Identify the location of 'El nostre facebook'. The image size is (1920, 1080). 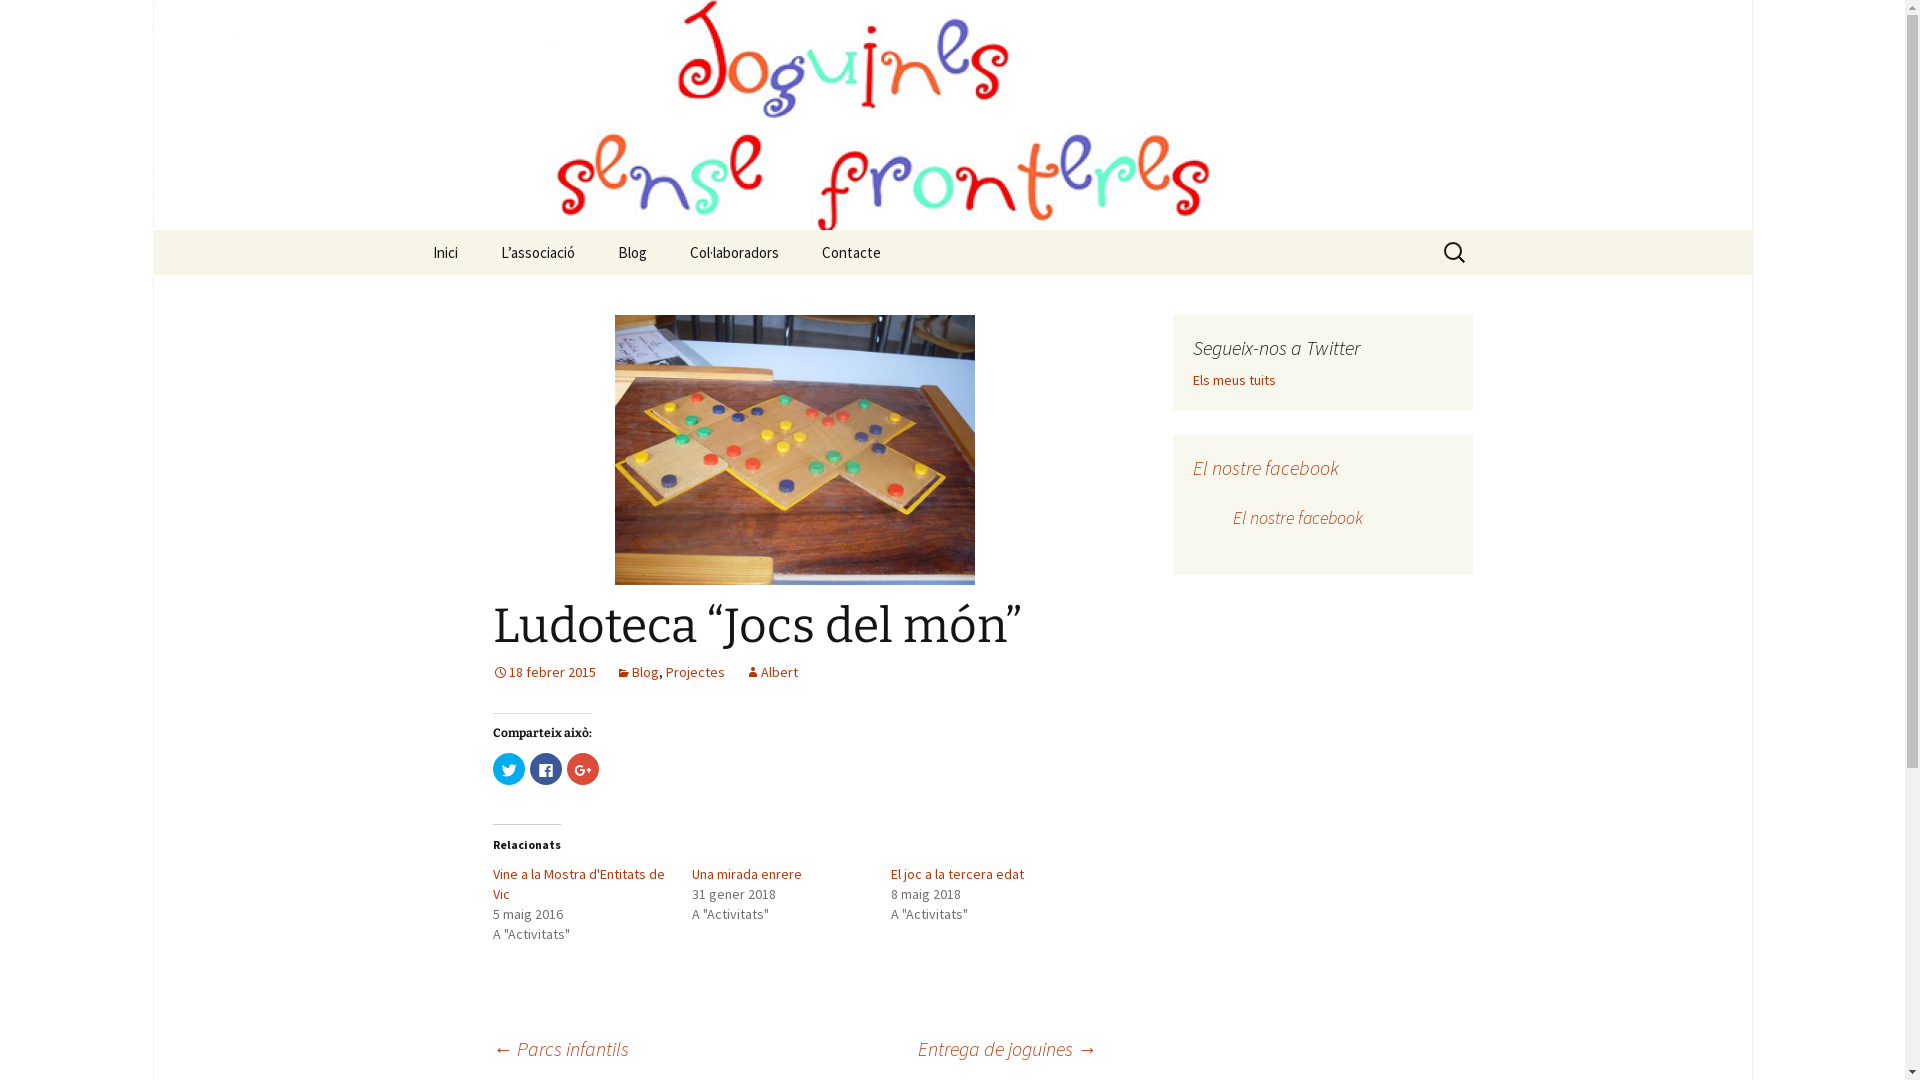
(1264, 467).